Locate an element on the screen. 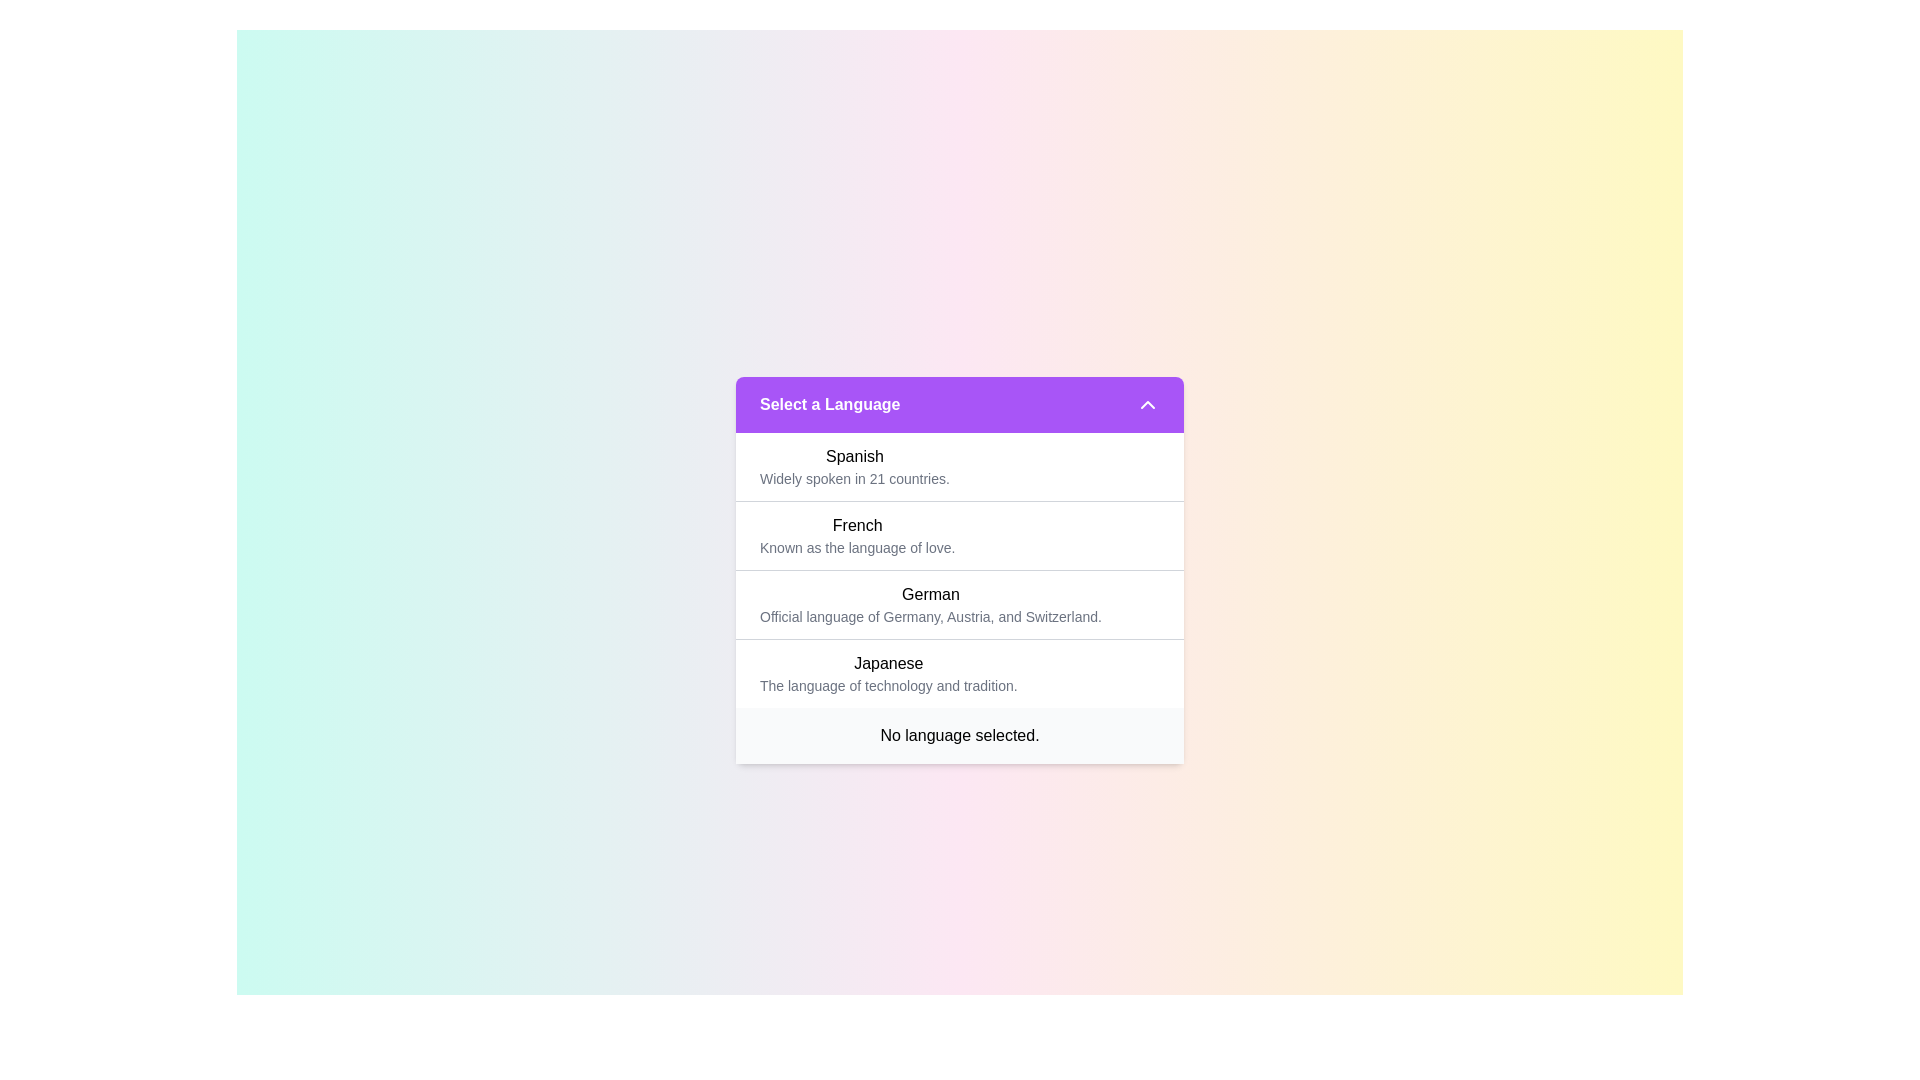 The height and width of the screenshot is (1080, 1920). the text label reading 'Known as the language of love.' which is styled in gray and located below the bolded title 'French' in the dropdown menu is located at coordinates (857, 547).